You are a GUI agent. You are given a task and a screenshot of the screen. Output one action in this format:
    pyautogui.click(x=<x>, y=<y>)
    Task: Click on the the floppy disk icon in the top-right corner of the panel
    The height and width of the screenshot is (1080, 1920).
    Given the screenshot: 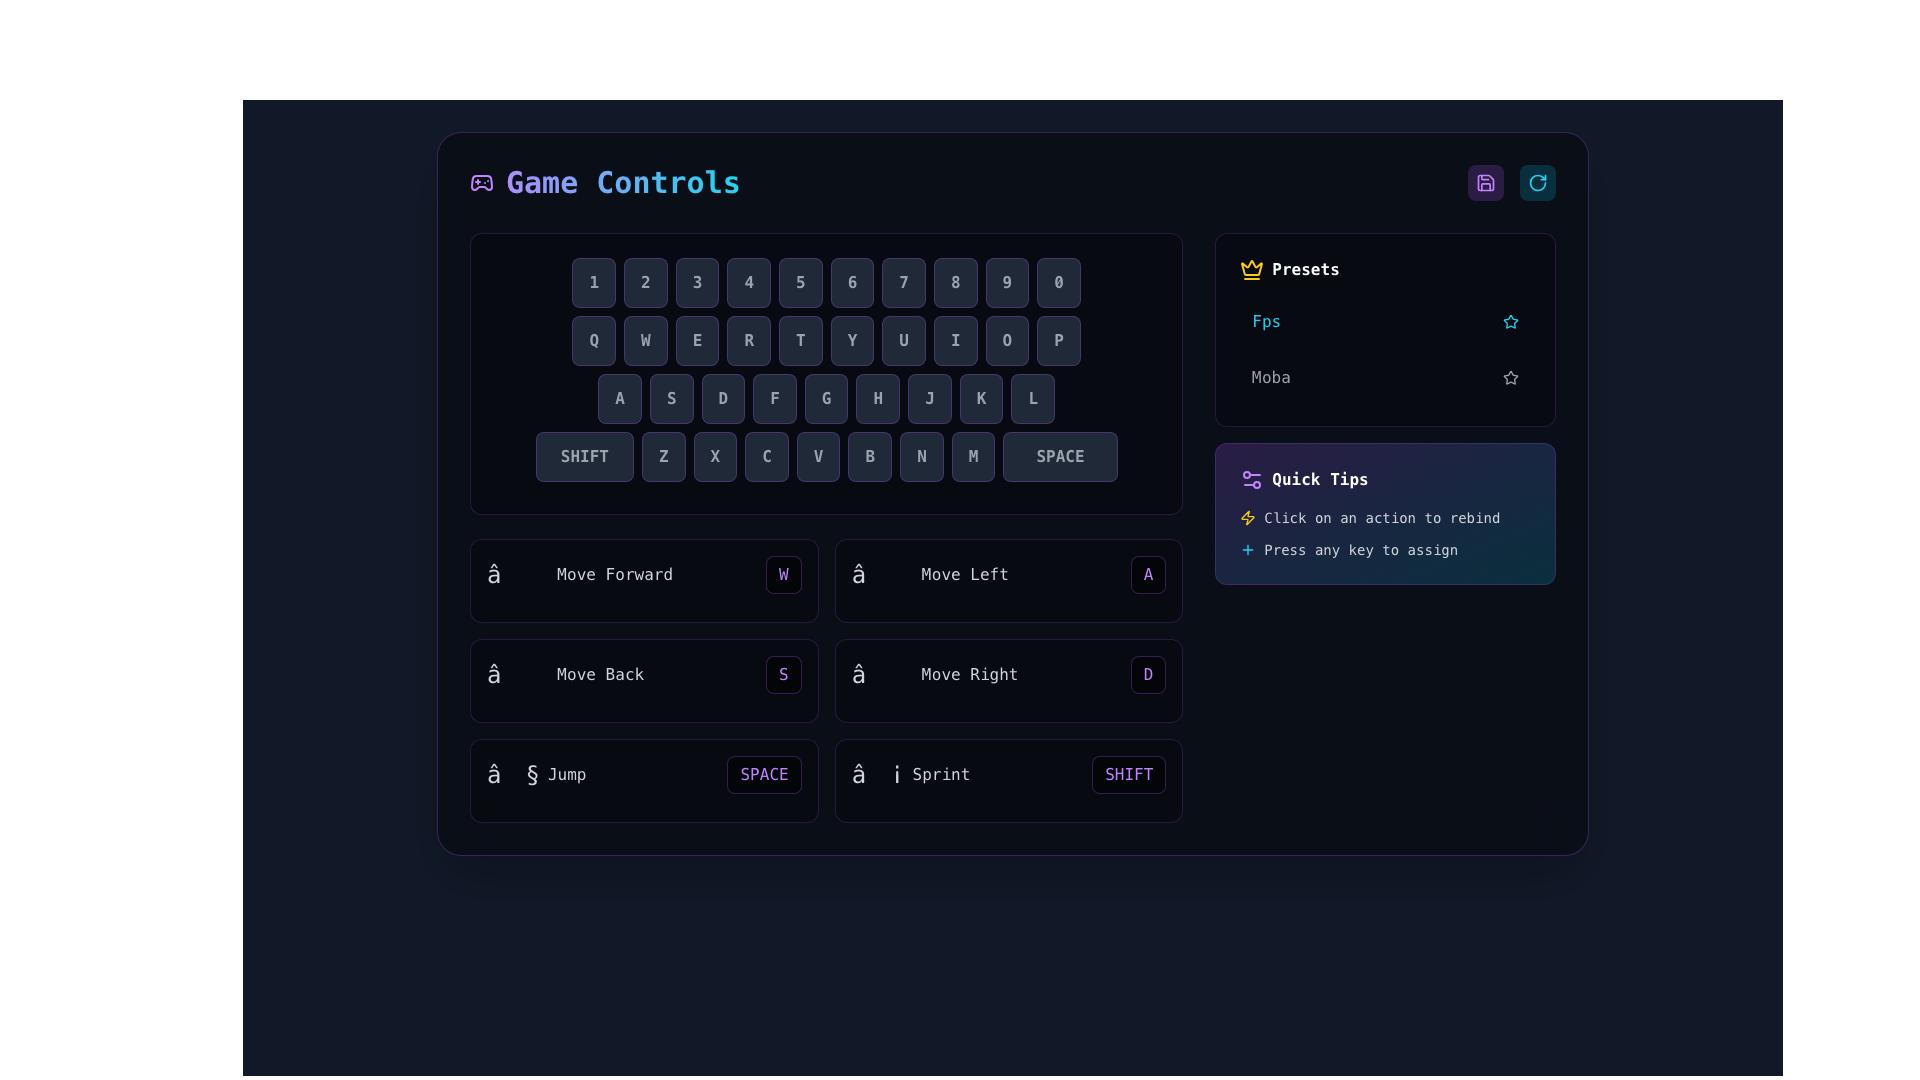 What is the action you would take?
    pyautogui.click(x=1486, y=182)
    